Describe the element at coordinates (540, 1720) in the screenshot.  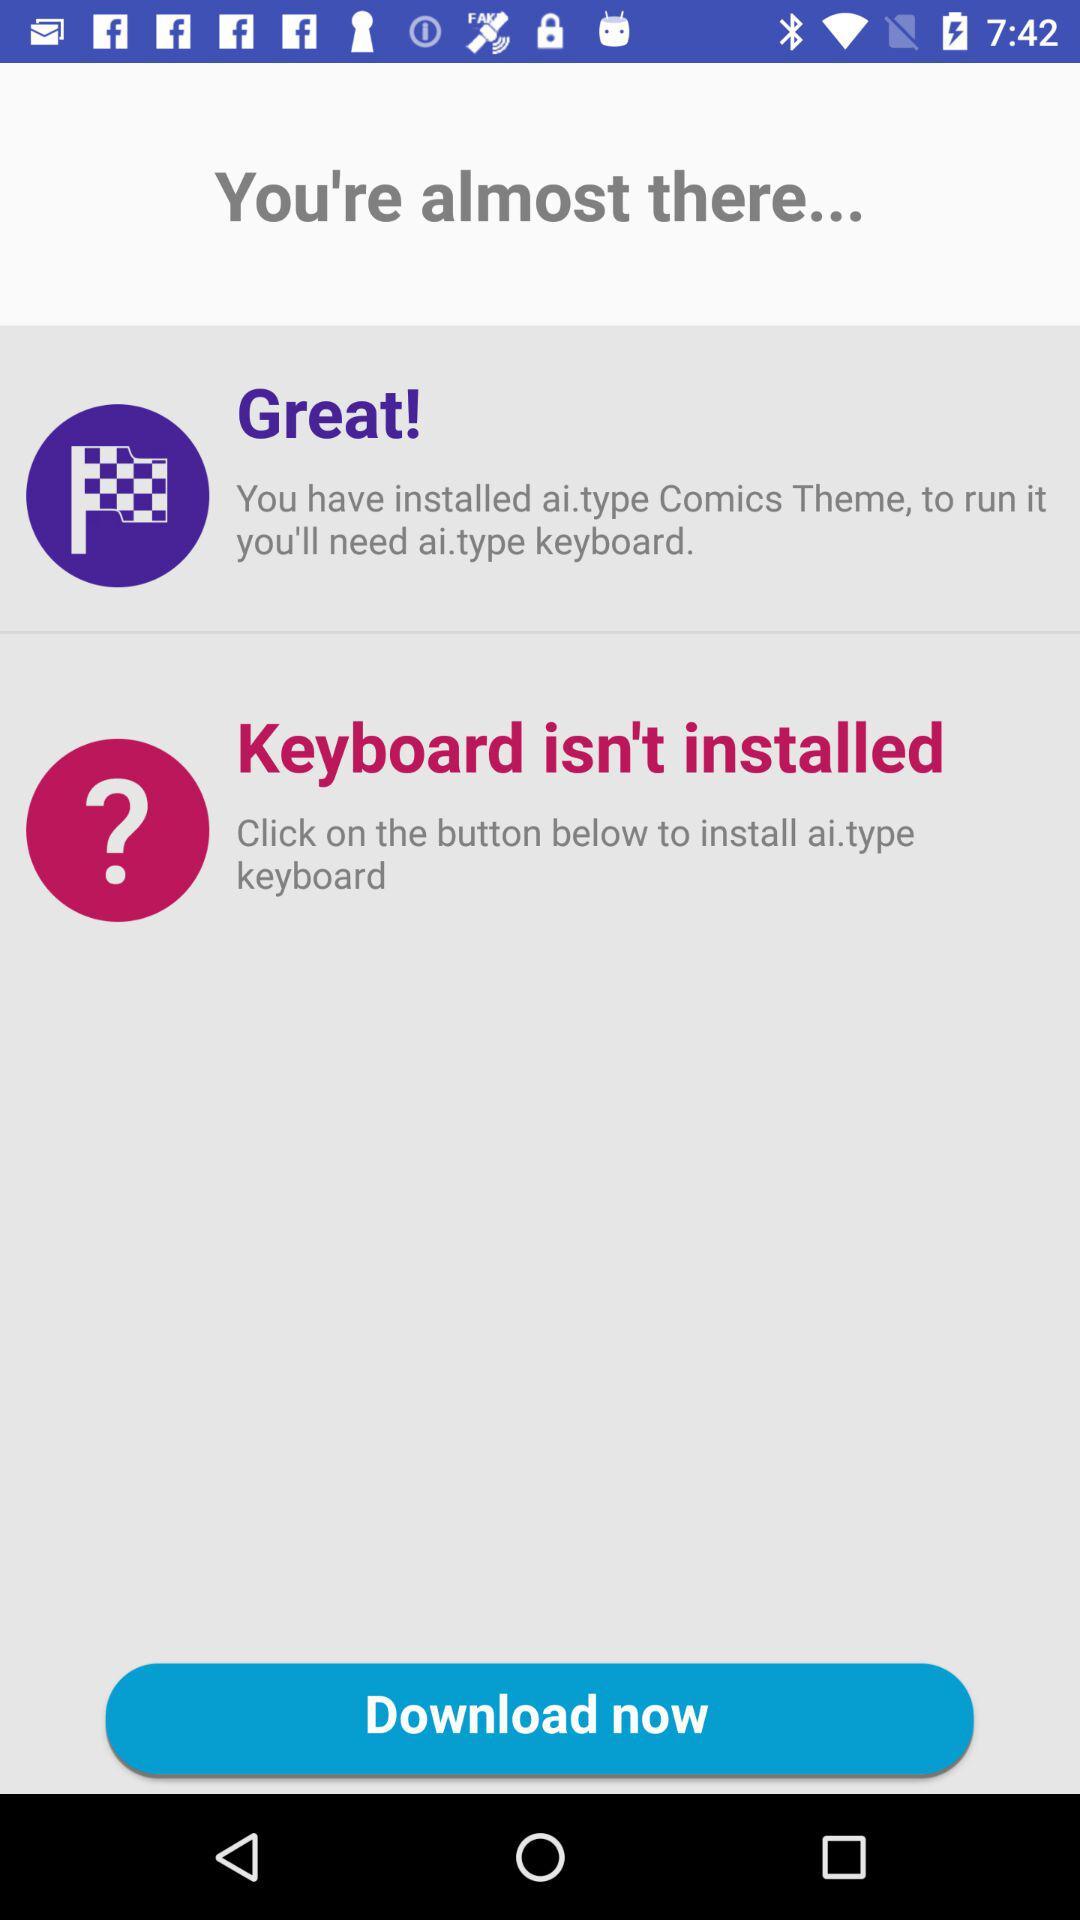
I see `the download now button` at that location.